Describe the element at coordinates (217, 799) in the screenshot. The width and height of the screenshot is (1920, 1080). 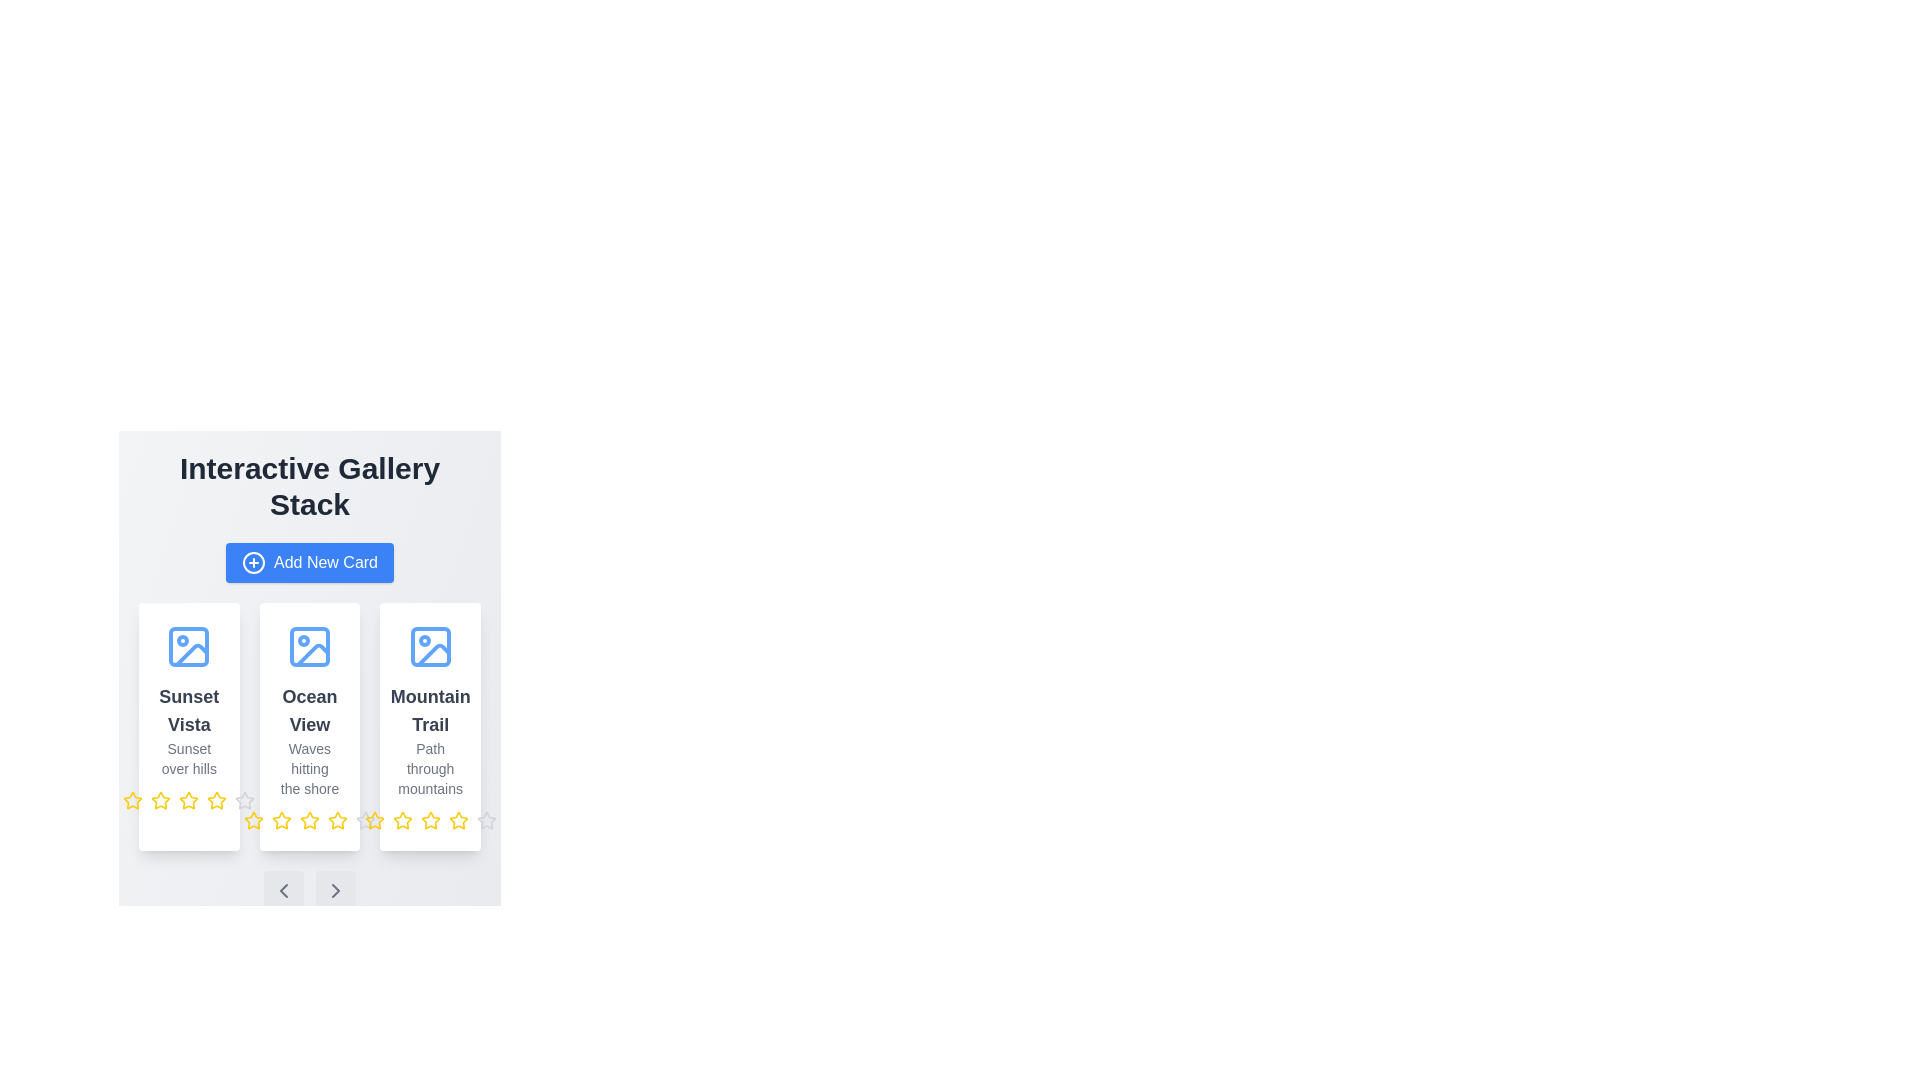
I see `the fourth star icon from the left in the rating row beneath the 'Sunset Vista' card to rate the item` at that location.